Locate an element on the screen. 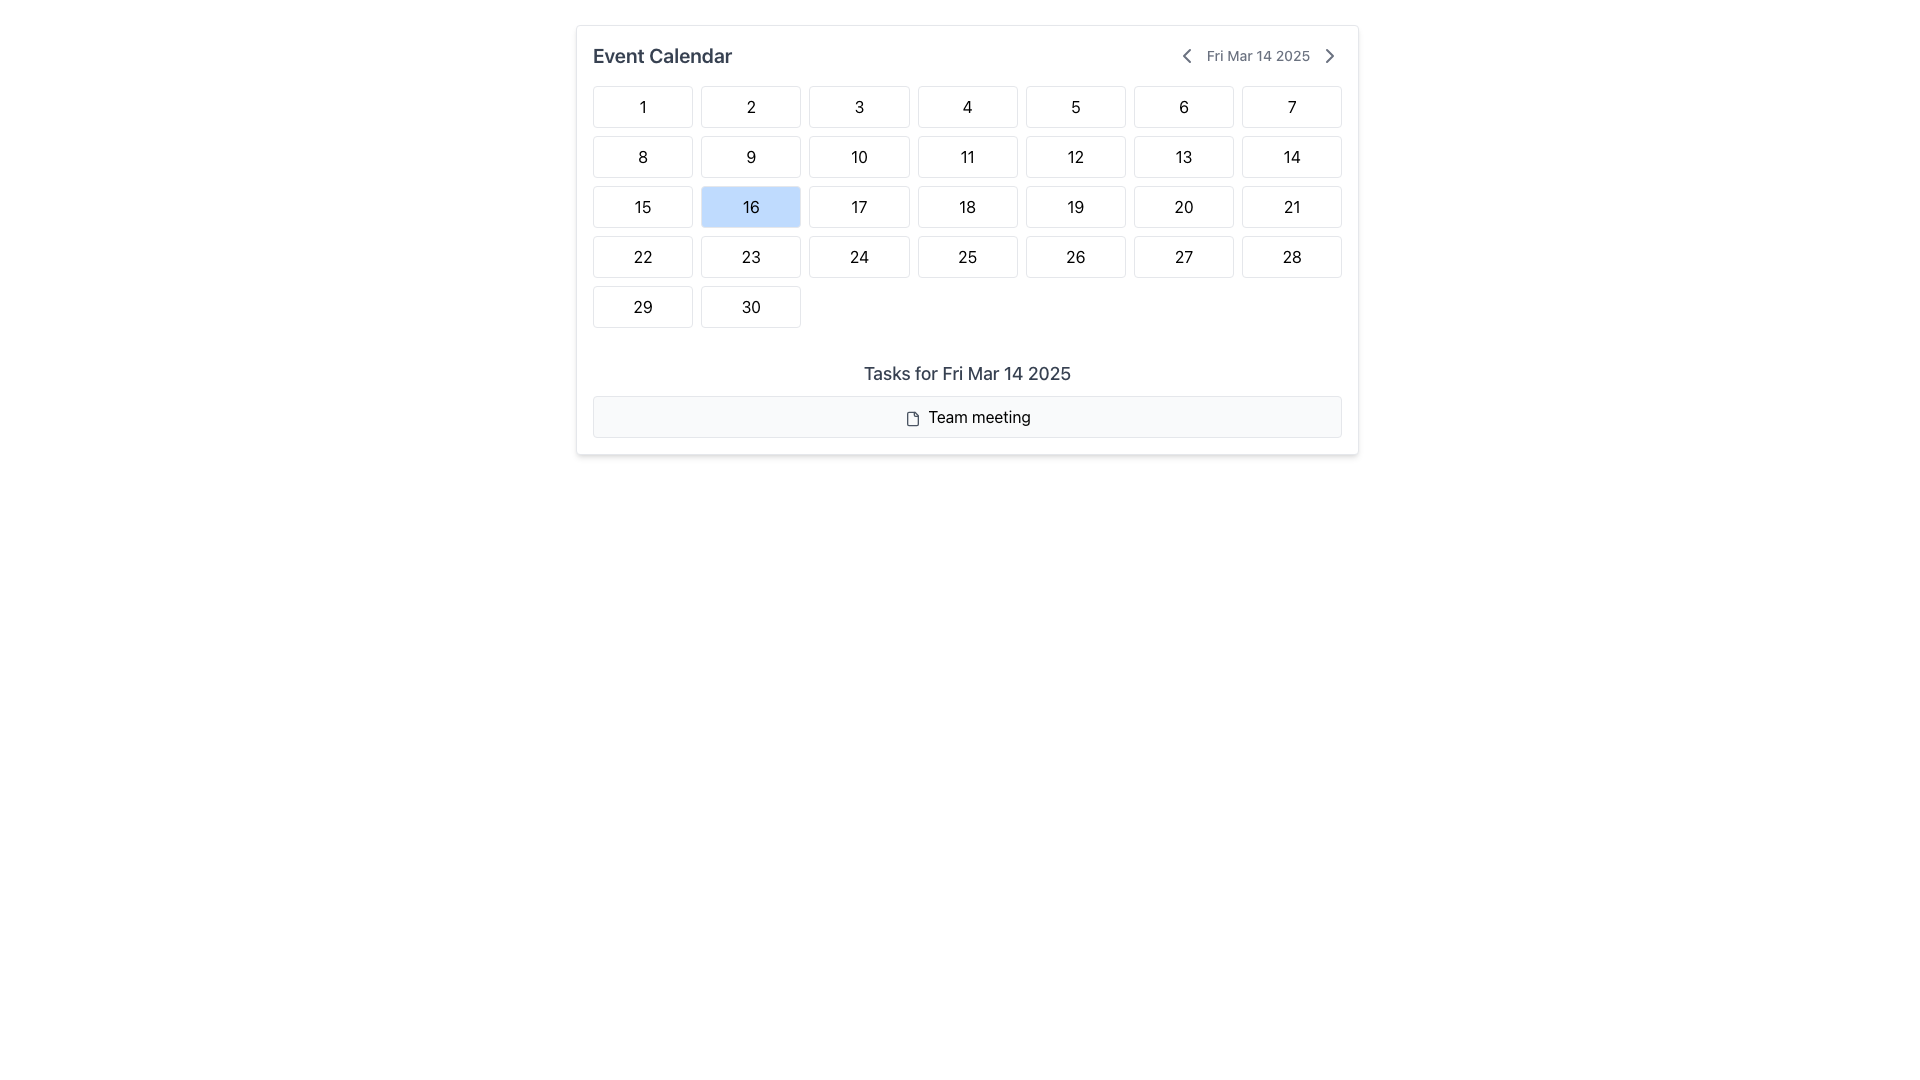 This screenshot has width=1920, height=1080. the 29th day cell in the calendar is located at coordinates (643, 307).